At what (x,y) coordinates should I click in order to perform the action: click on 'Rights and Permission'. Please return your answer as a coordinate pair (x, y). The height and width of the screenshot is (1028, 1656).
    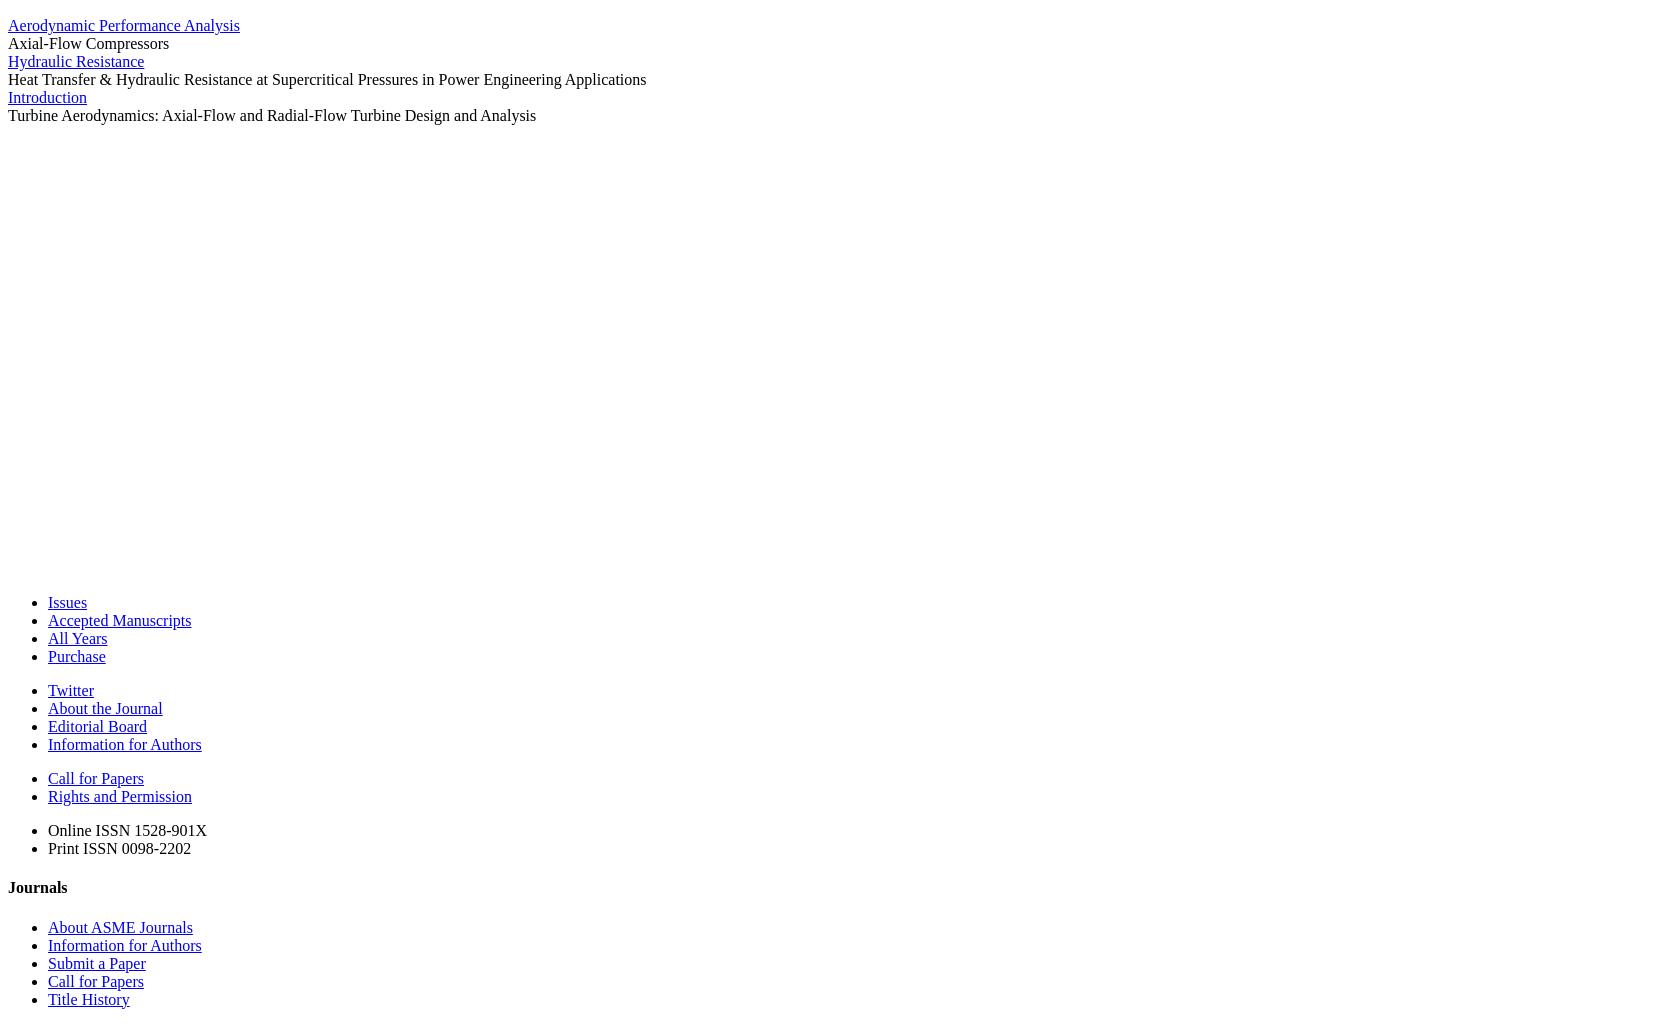
    Looking at the image, I should click on (47, 796).